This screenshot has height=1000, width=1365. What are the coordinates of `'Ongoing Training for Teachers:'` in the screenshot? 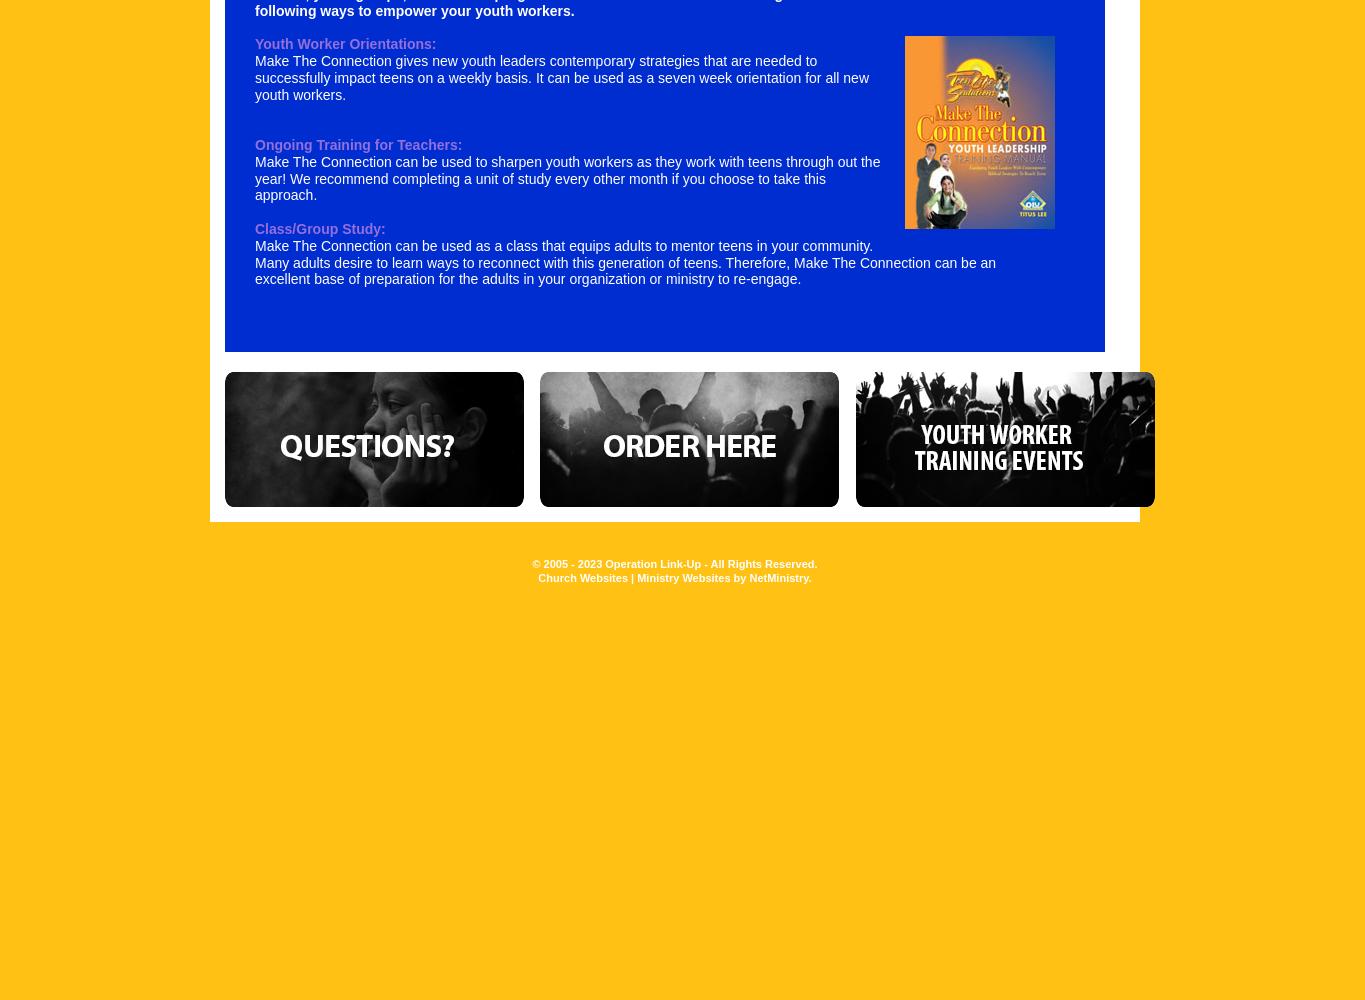 It's located at (357, 144).